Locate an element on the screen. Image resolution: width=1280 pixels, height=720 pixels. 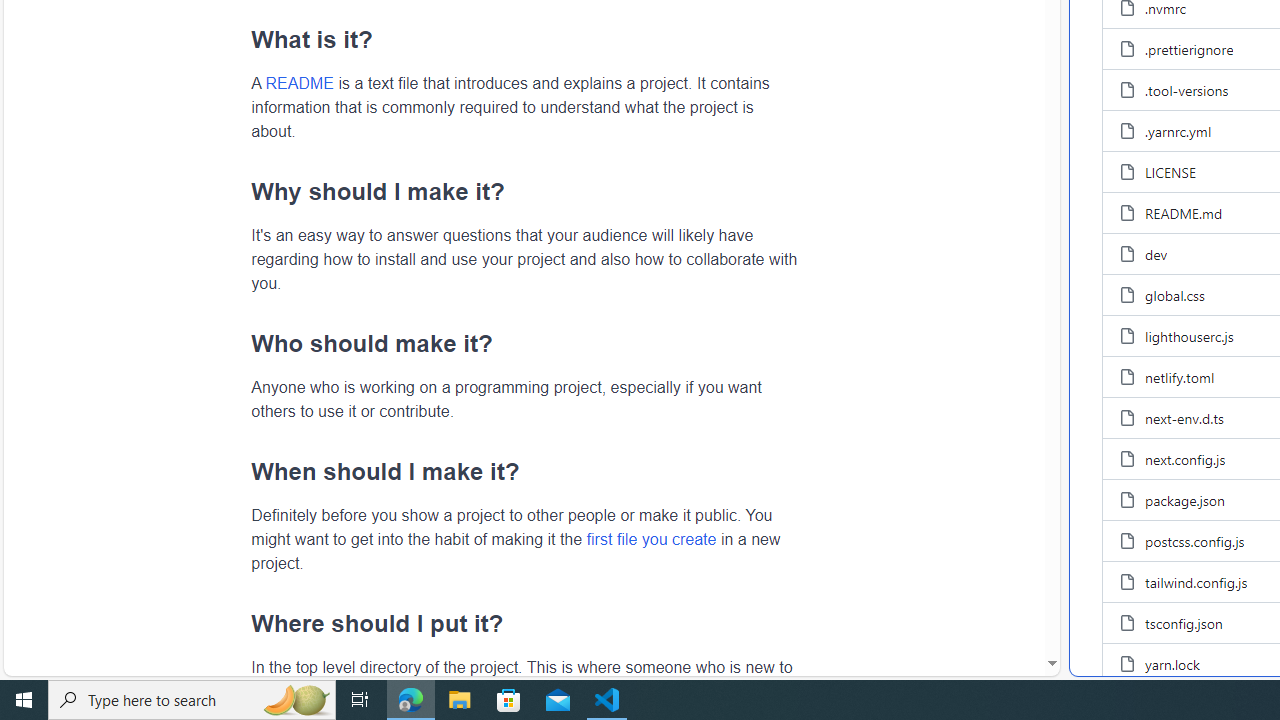
'next.config.js, (File)' is located at coordinates (1185, 458).